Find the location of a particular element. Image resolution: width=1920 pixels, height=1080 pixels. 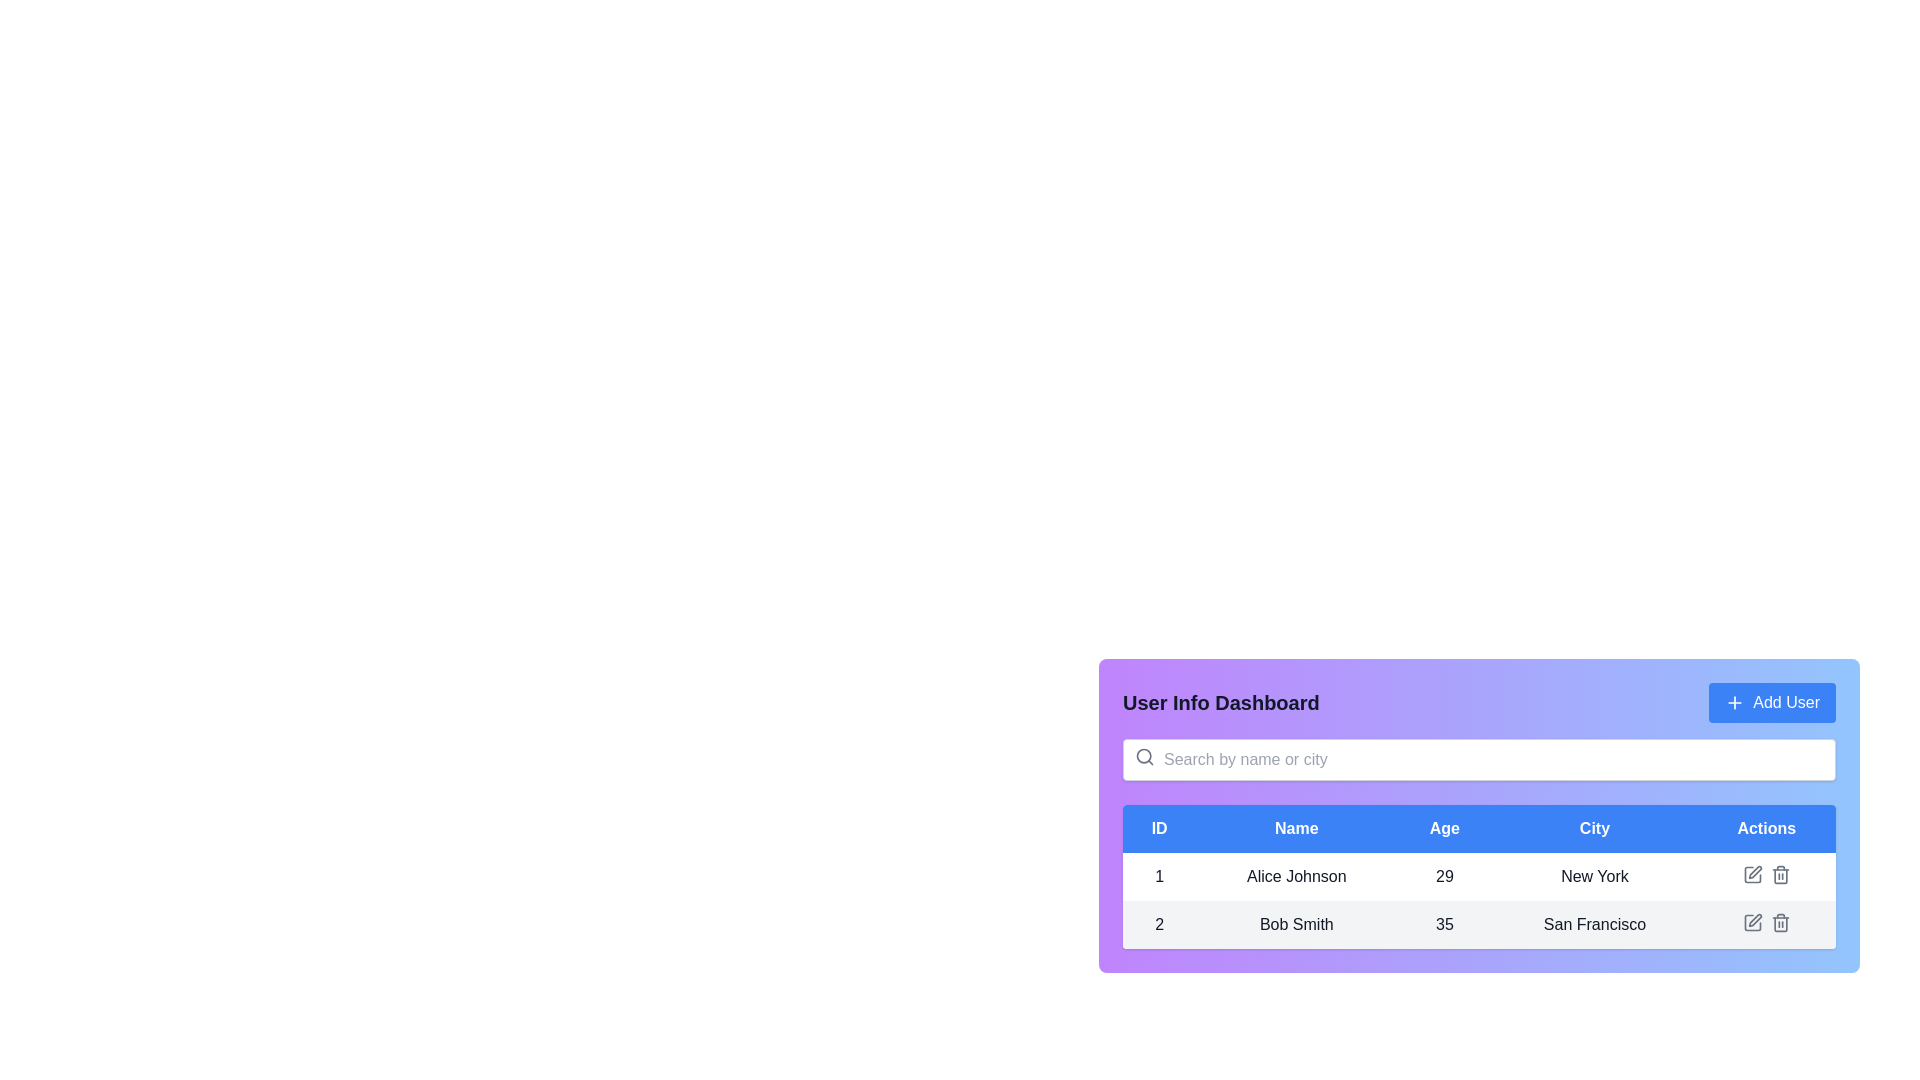

the second table row displaying user information for 'Bob Smith', which includes fields for ID, Name, Age, City, and action icons, located in the 'User Info Dashboard' is located at coordinates (1479, 925).